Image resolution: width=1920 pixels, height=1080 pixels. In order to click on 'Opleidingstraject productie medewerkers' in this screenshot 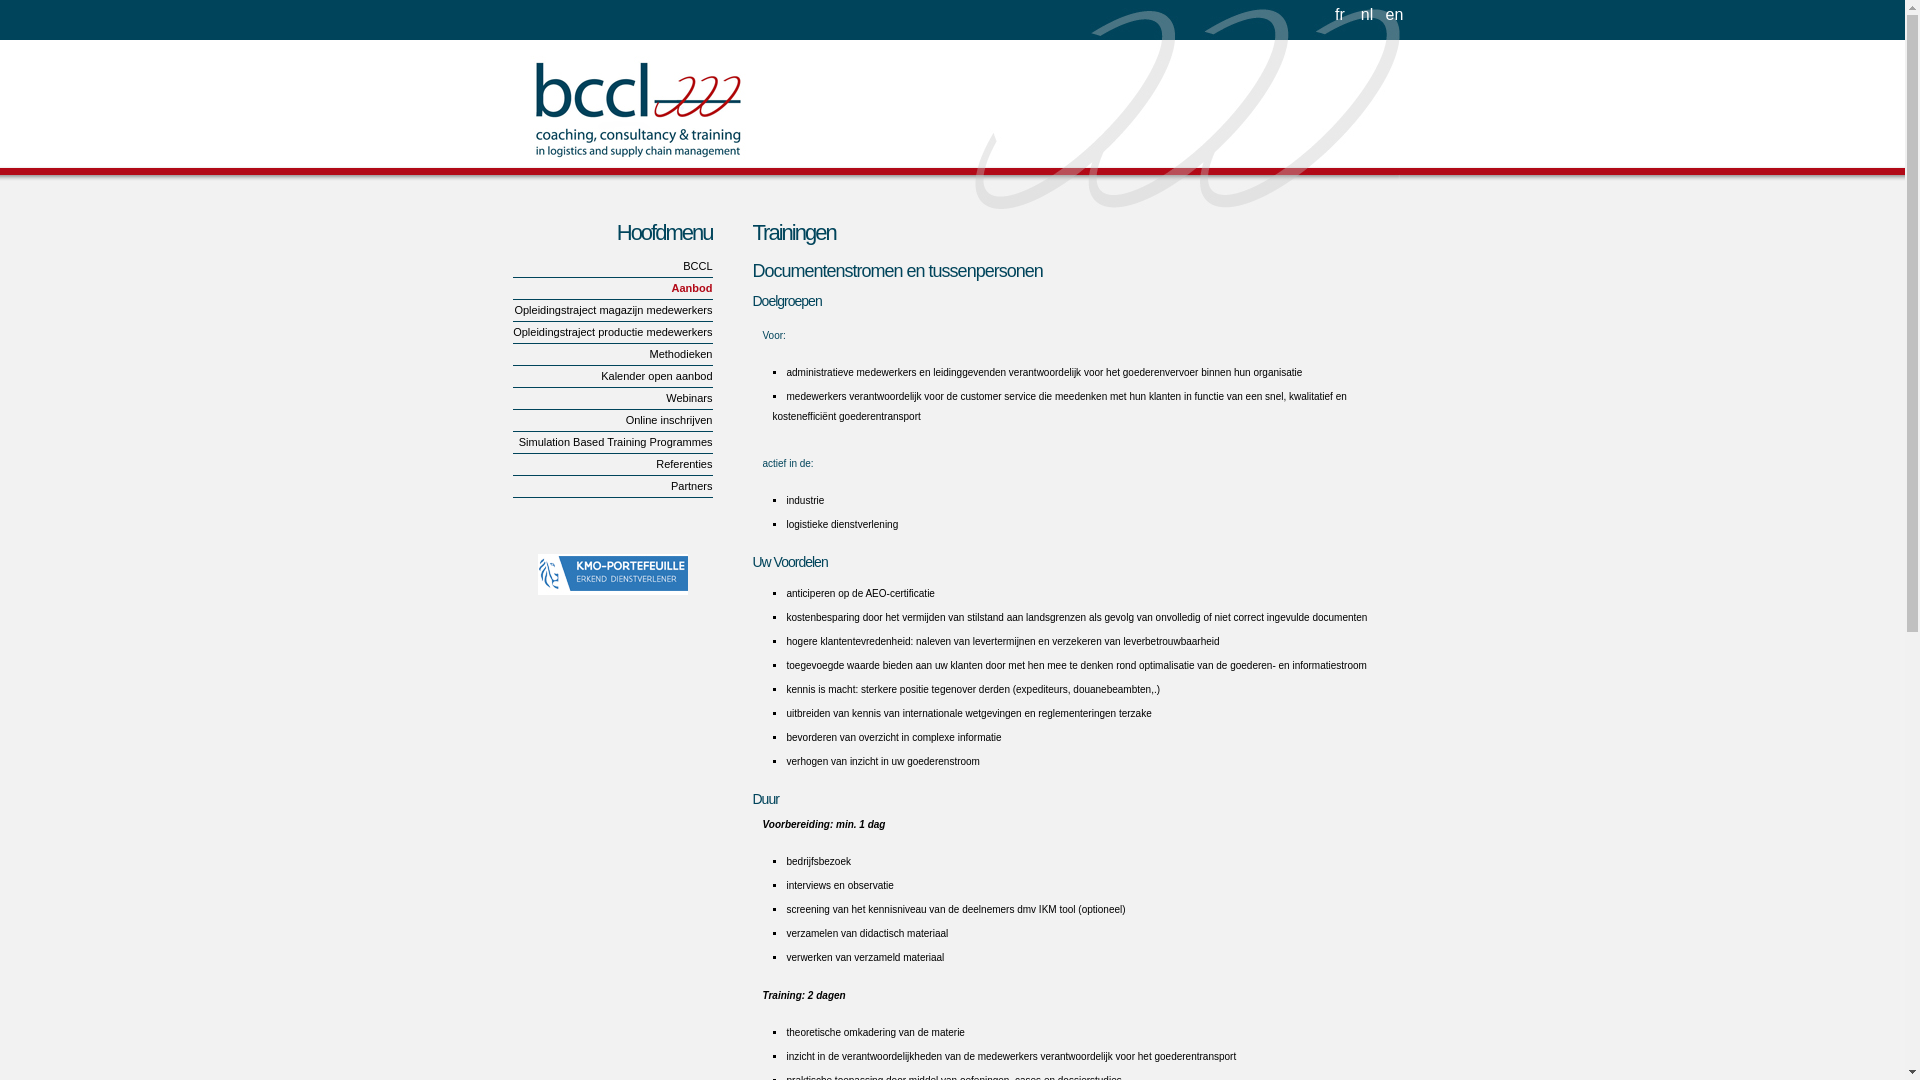, I will do `click(610, 331)`.